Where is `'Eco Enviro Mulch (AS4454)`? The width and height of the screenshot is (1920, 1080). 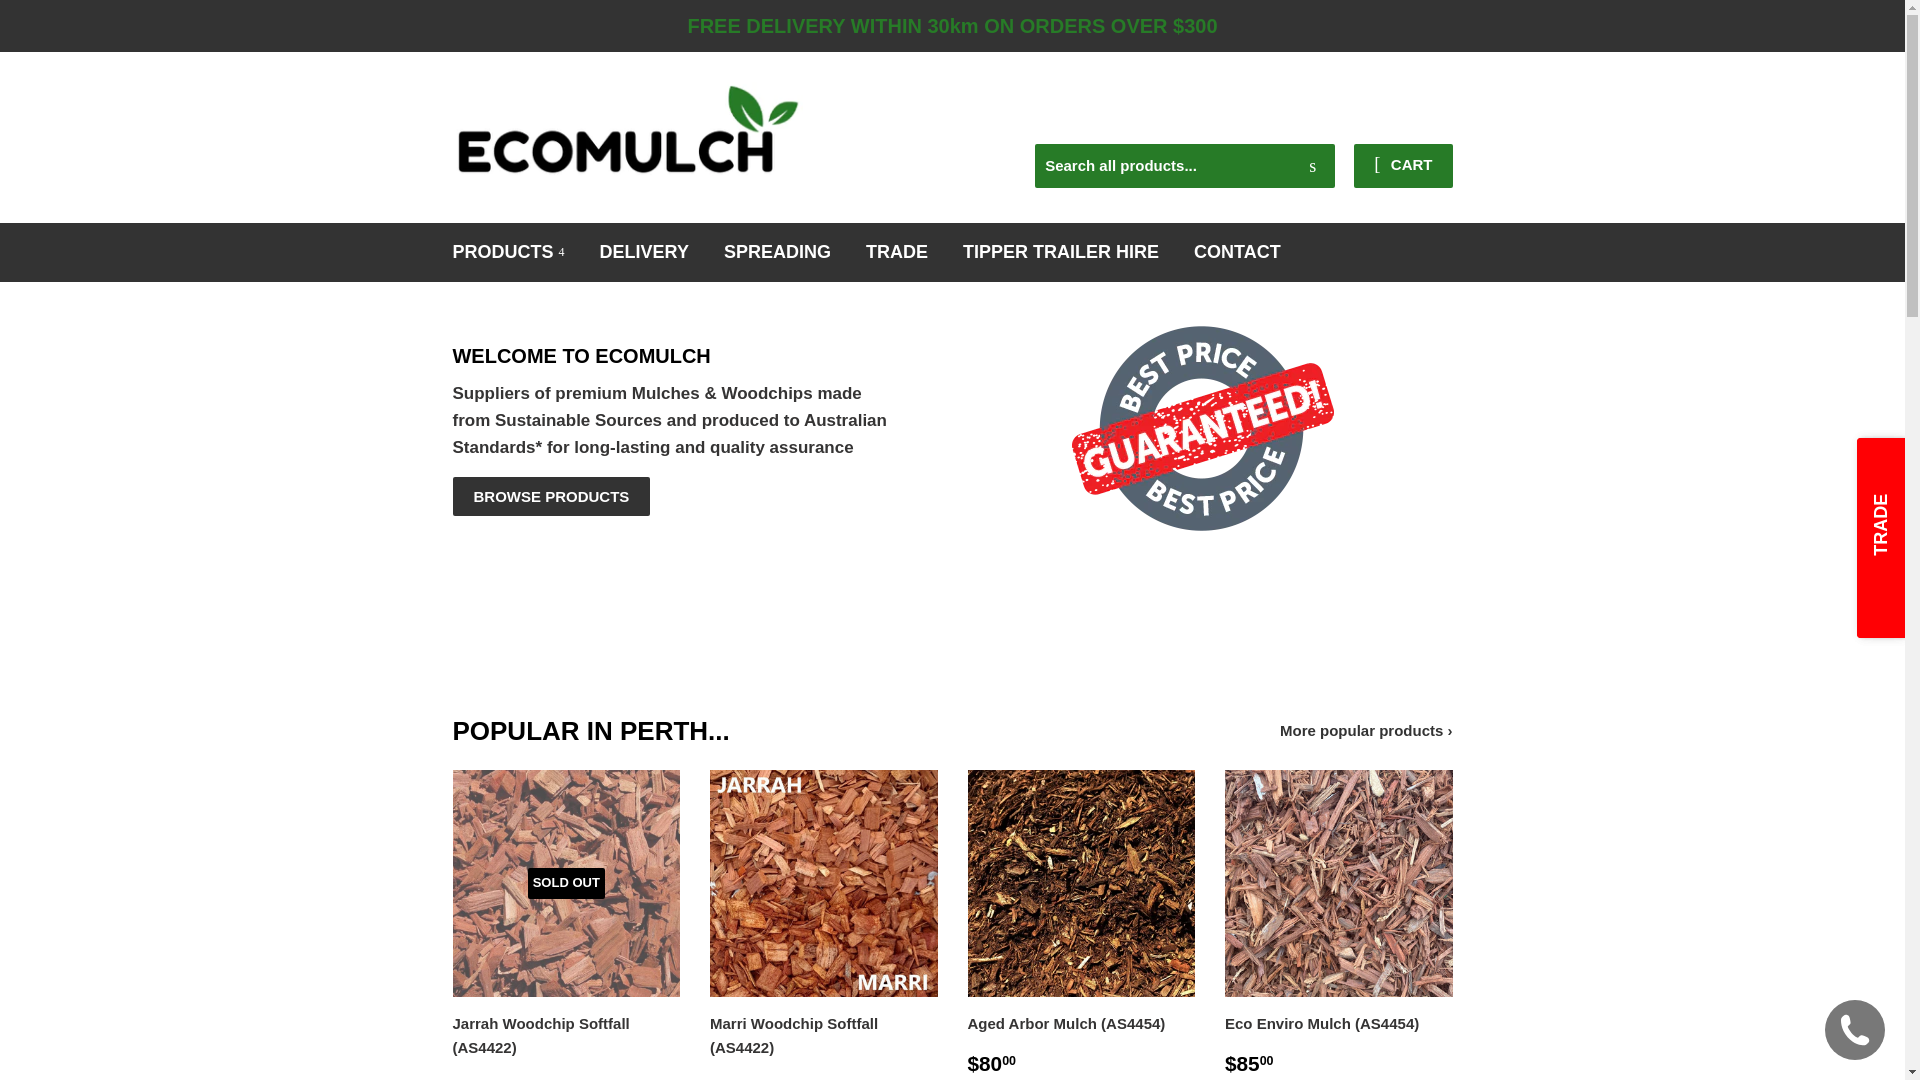 'Eco Enviro Mulch (AS4454) is located at coordinates (1223, 923).